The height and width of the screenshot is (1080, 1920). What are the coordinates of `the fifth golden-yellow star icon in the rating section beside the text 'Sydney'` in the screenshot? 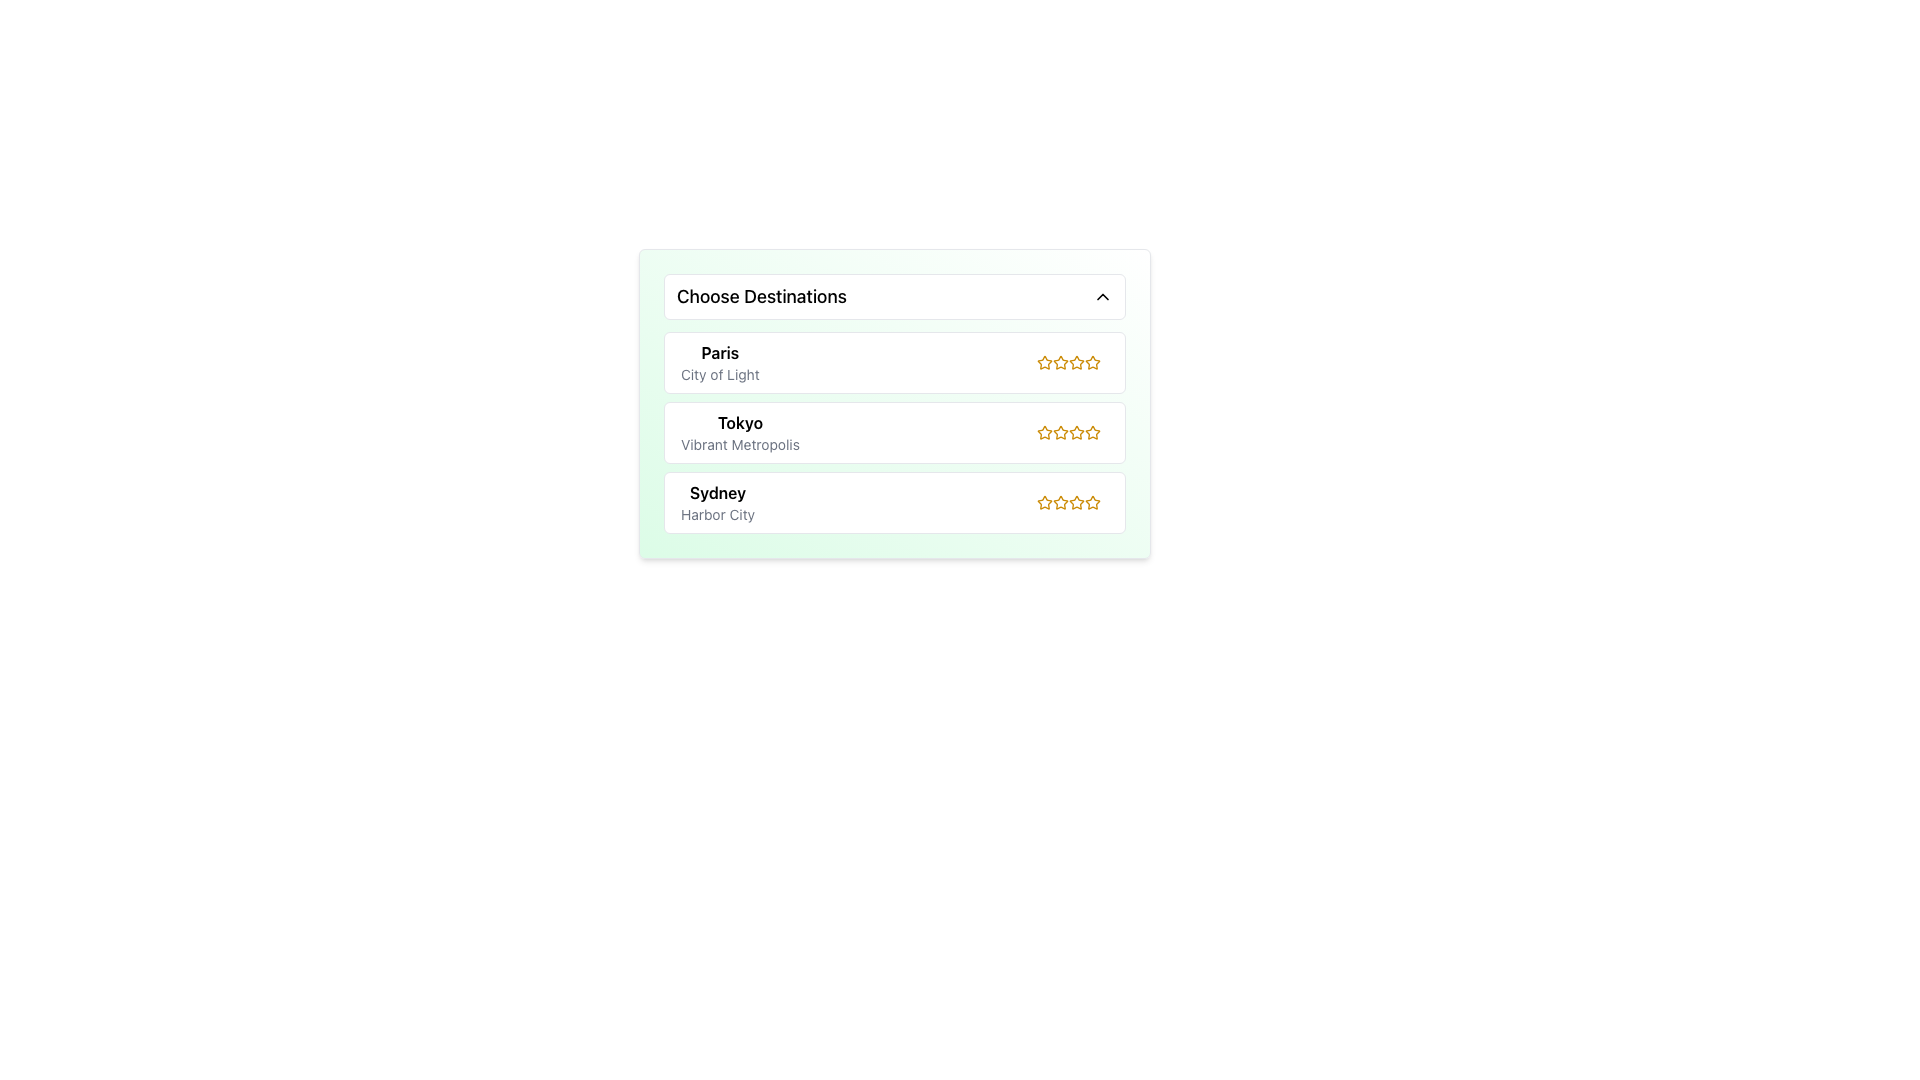 It's located at (1075, 501).